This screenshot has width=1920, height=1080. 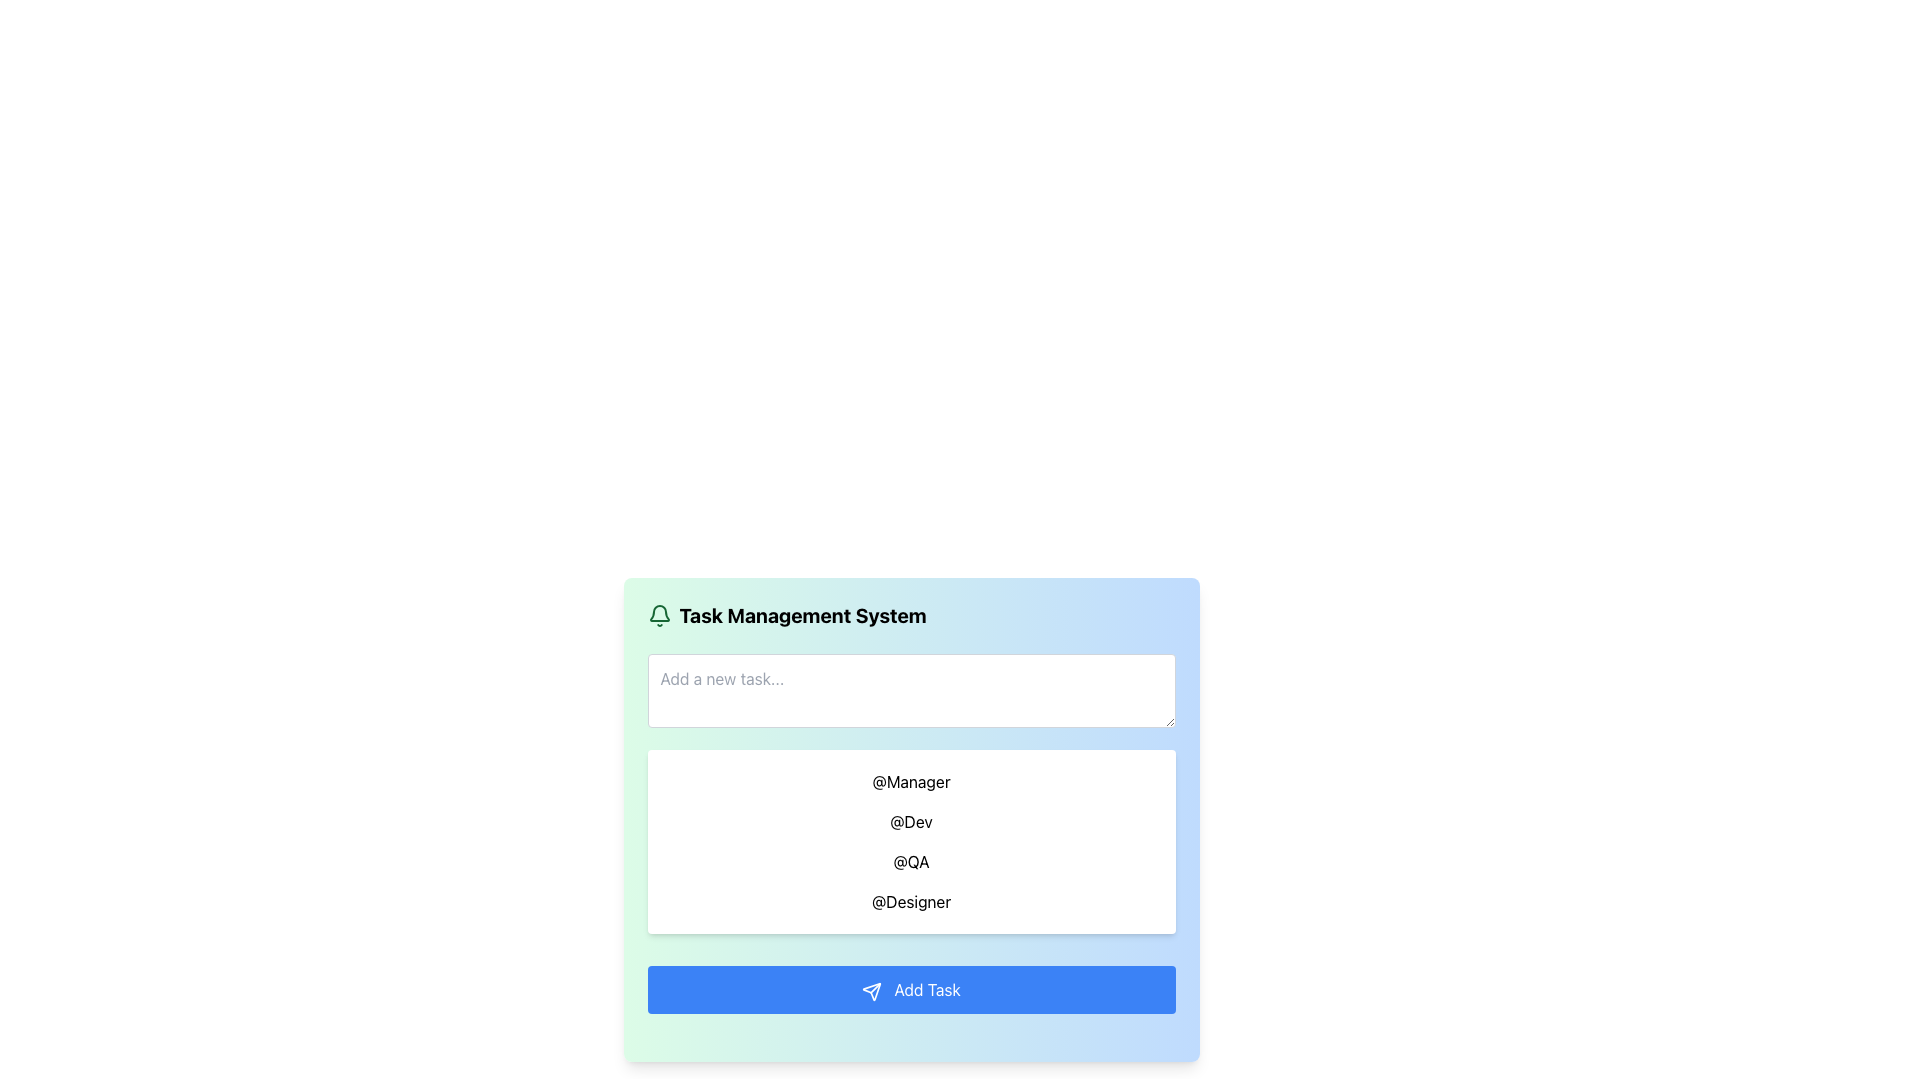 What do you see at coordinates (910, 816) in the screenshot?
I see `the text label '@Dev' which is styled with a clean font and positioned in a list of similar entries, located between '@Manager' and '@QA'` at bounding box center [910, 816].